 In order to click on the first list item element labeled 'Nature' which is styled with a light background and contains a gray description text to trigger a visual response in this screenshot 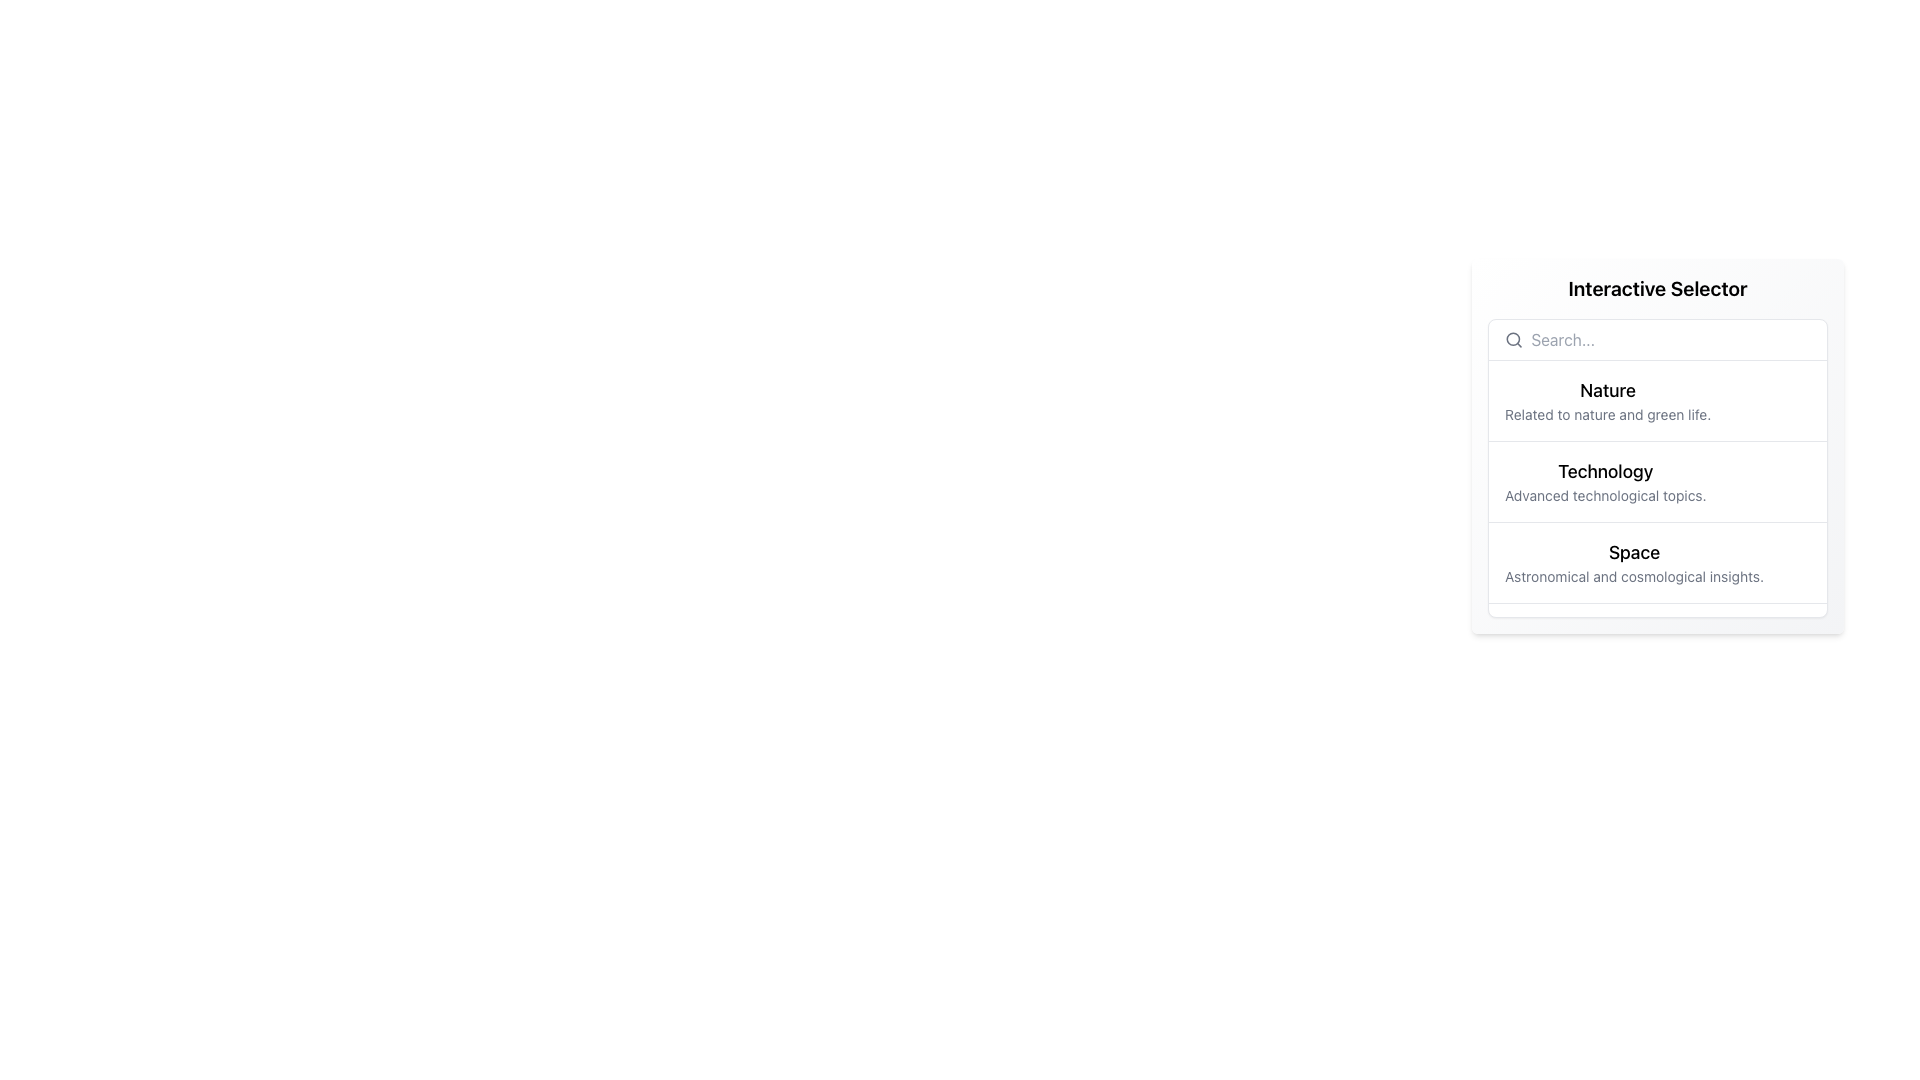, I will do `click(1657, 401)`.